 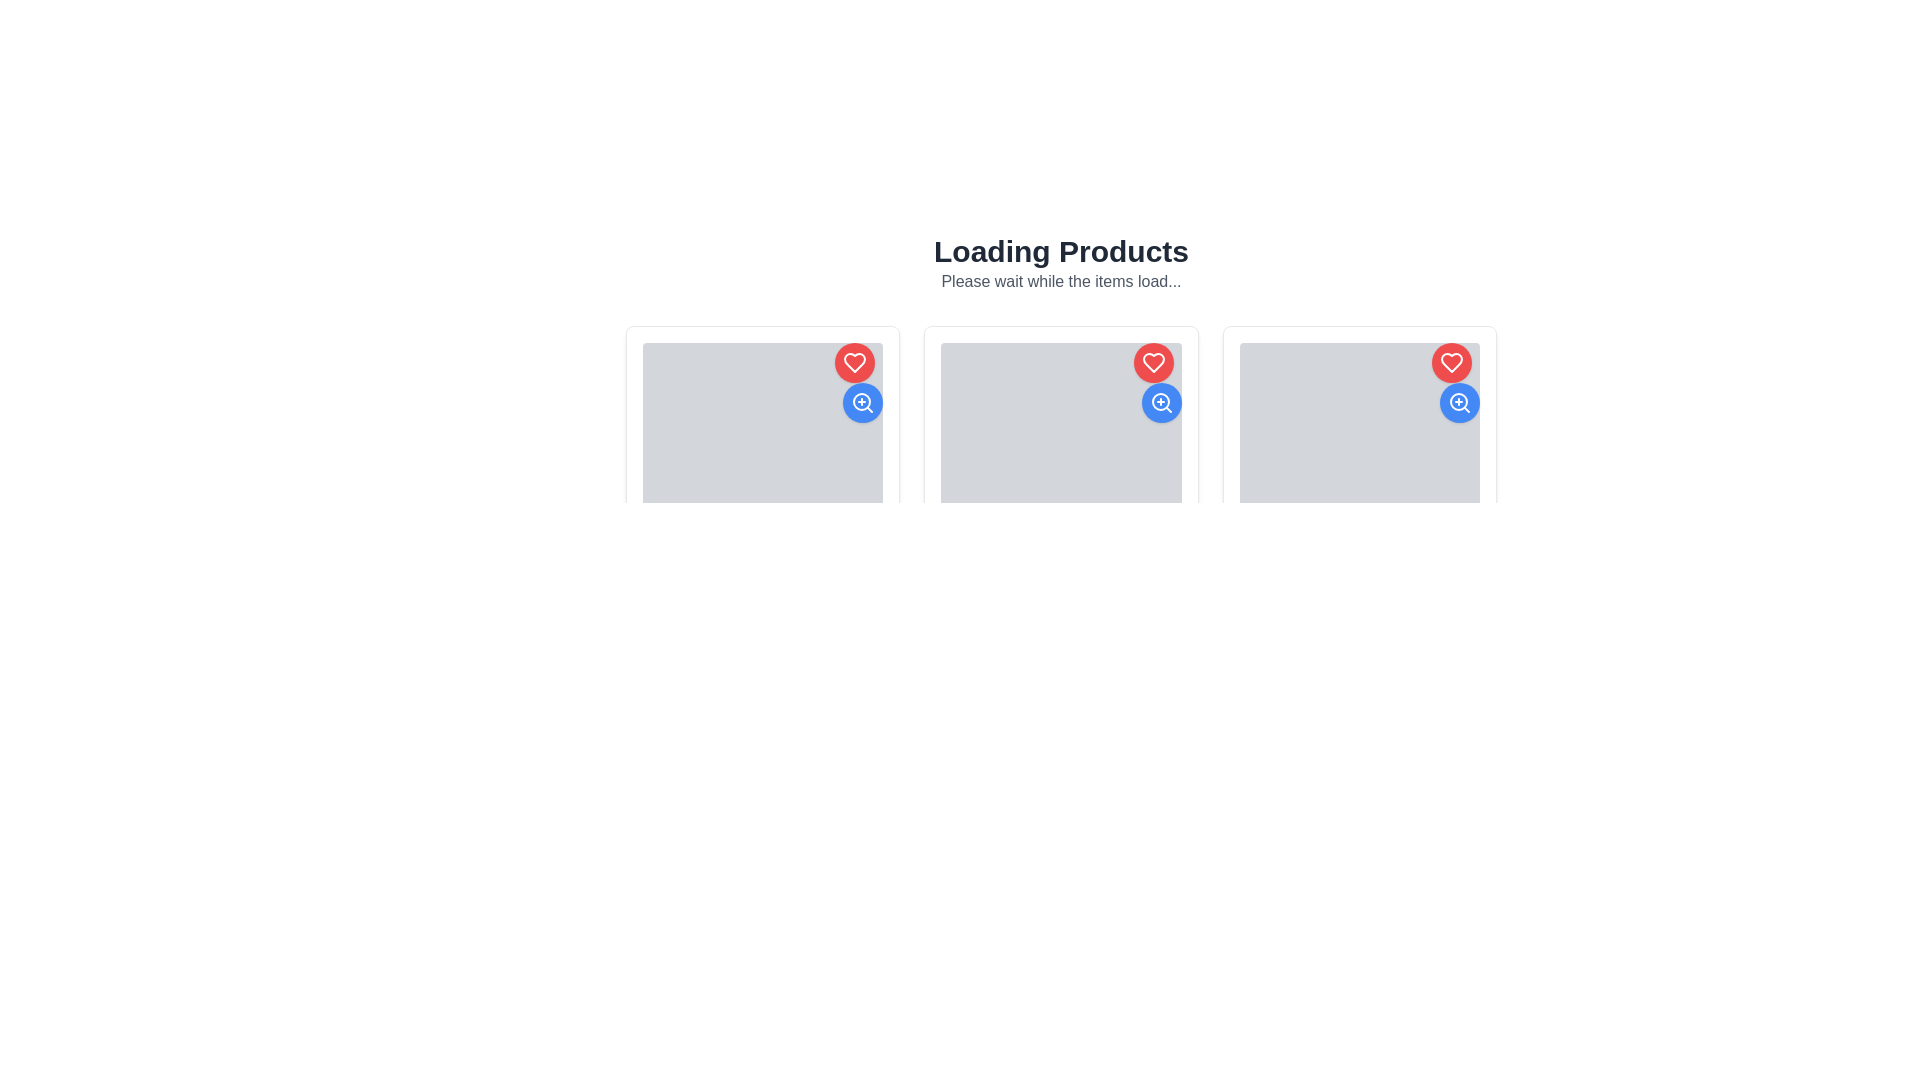 I want to click on the static text label displaying 'Please wait while the items load...', which is styled in gray and located directly beneath the heading 'Loading Products', so click(x=1060, y=281).